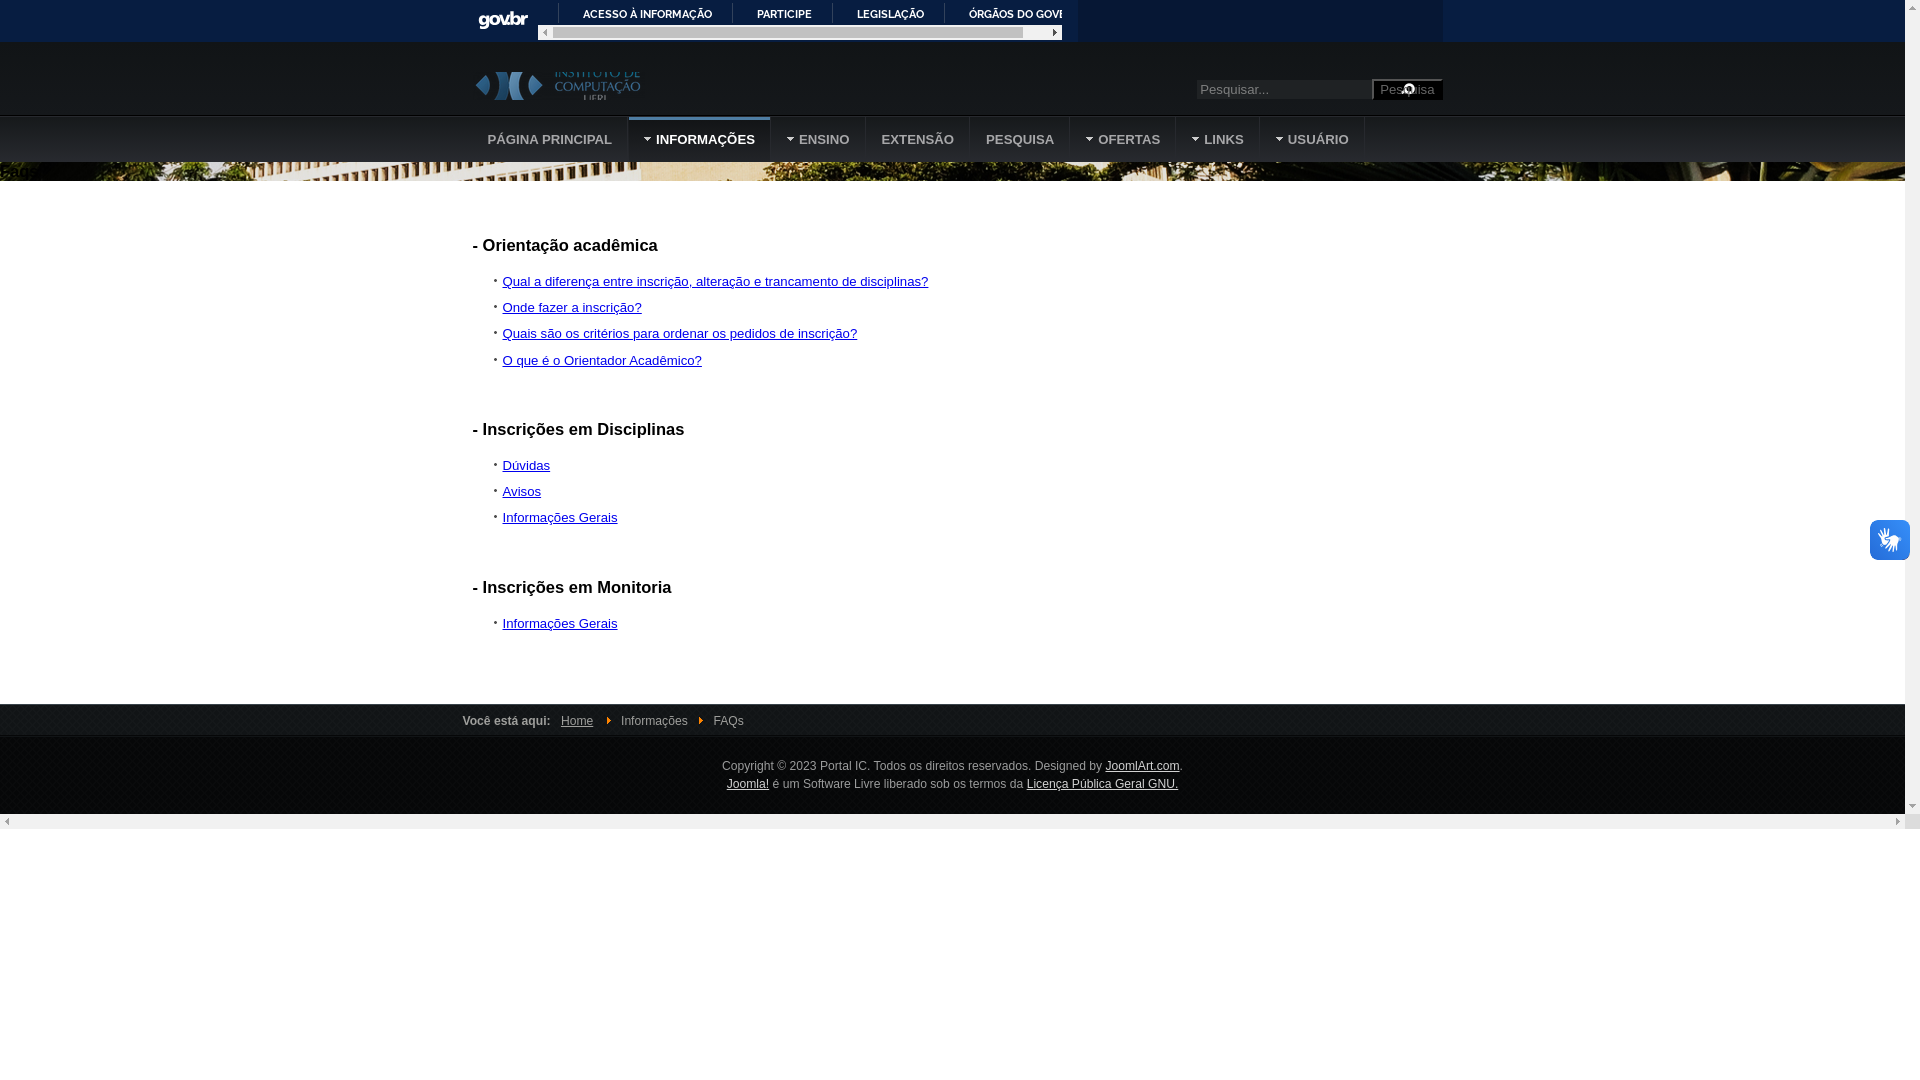 This screenshot has height=1080, width=1920. What do you see at coordinates (1217, 138) in the screenshot?
I see `'LINKS'` at bounding box center [1217, 138].